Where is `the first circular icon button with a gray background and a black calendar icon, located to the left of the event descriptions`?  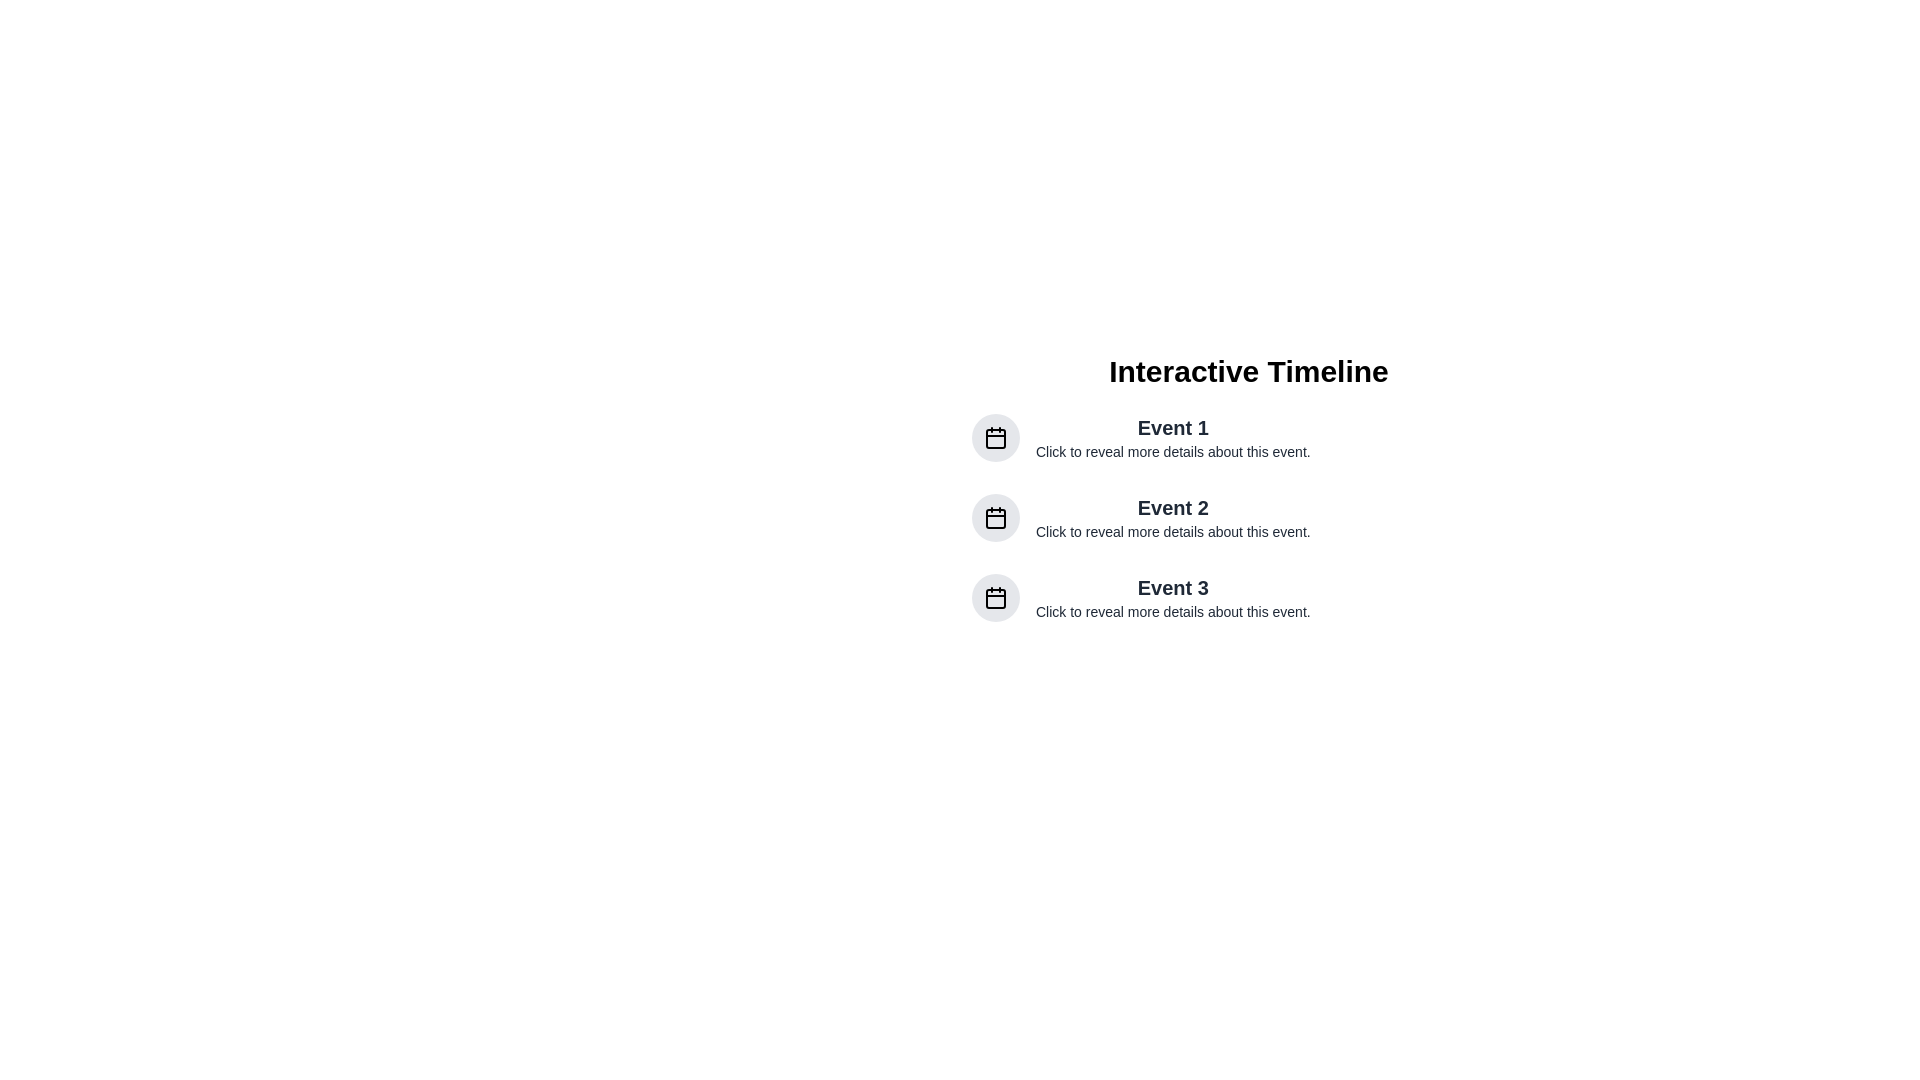 the first circular icon button with a gray background and a black calendar icon, located to the left of the event descriptions is located at coordinates (996, 437).